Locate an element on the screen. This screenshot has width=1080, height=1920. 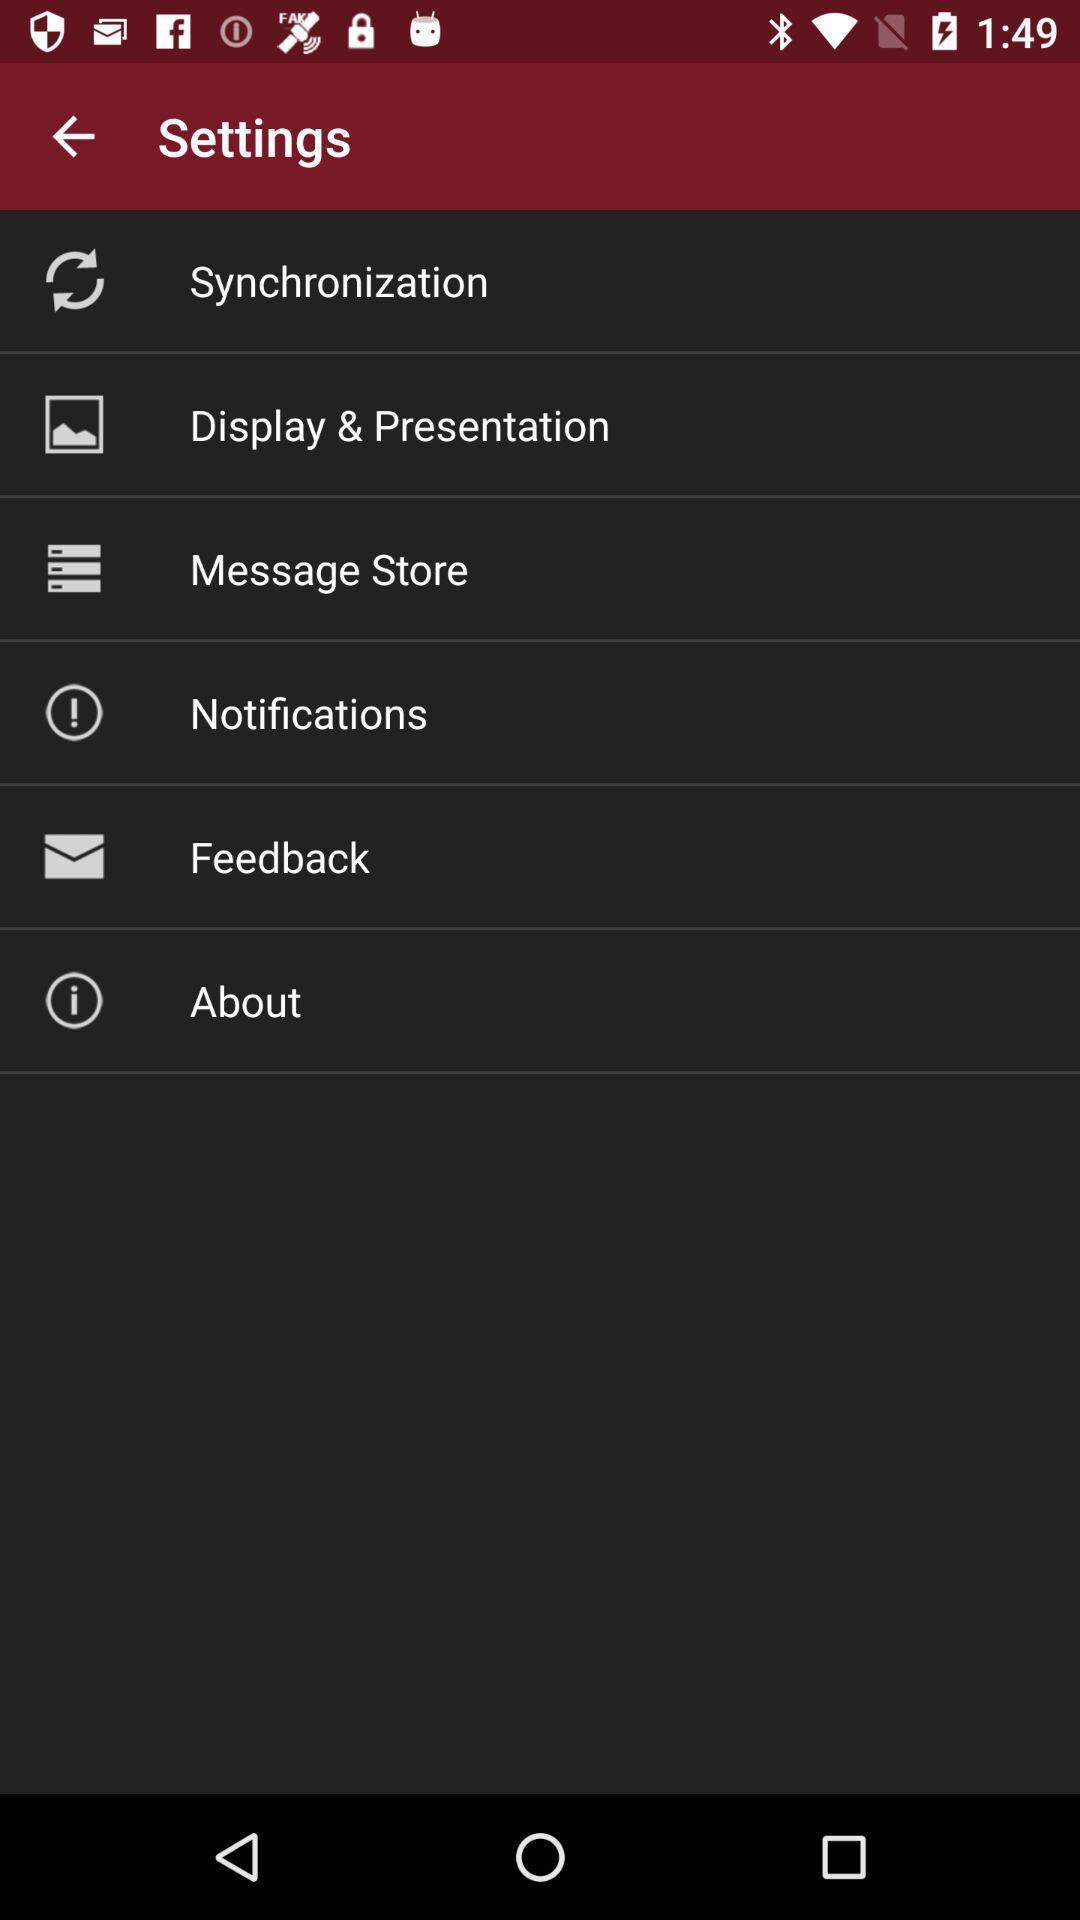
display & presentation item is located at coordinates (400, 423).